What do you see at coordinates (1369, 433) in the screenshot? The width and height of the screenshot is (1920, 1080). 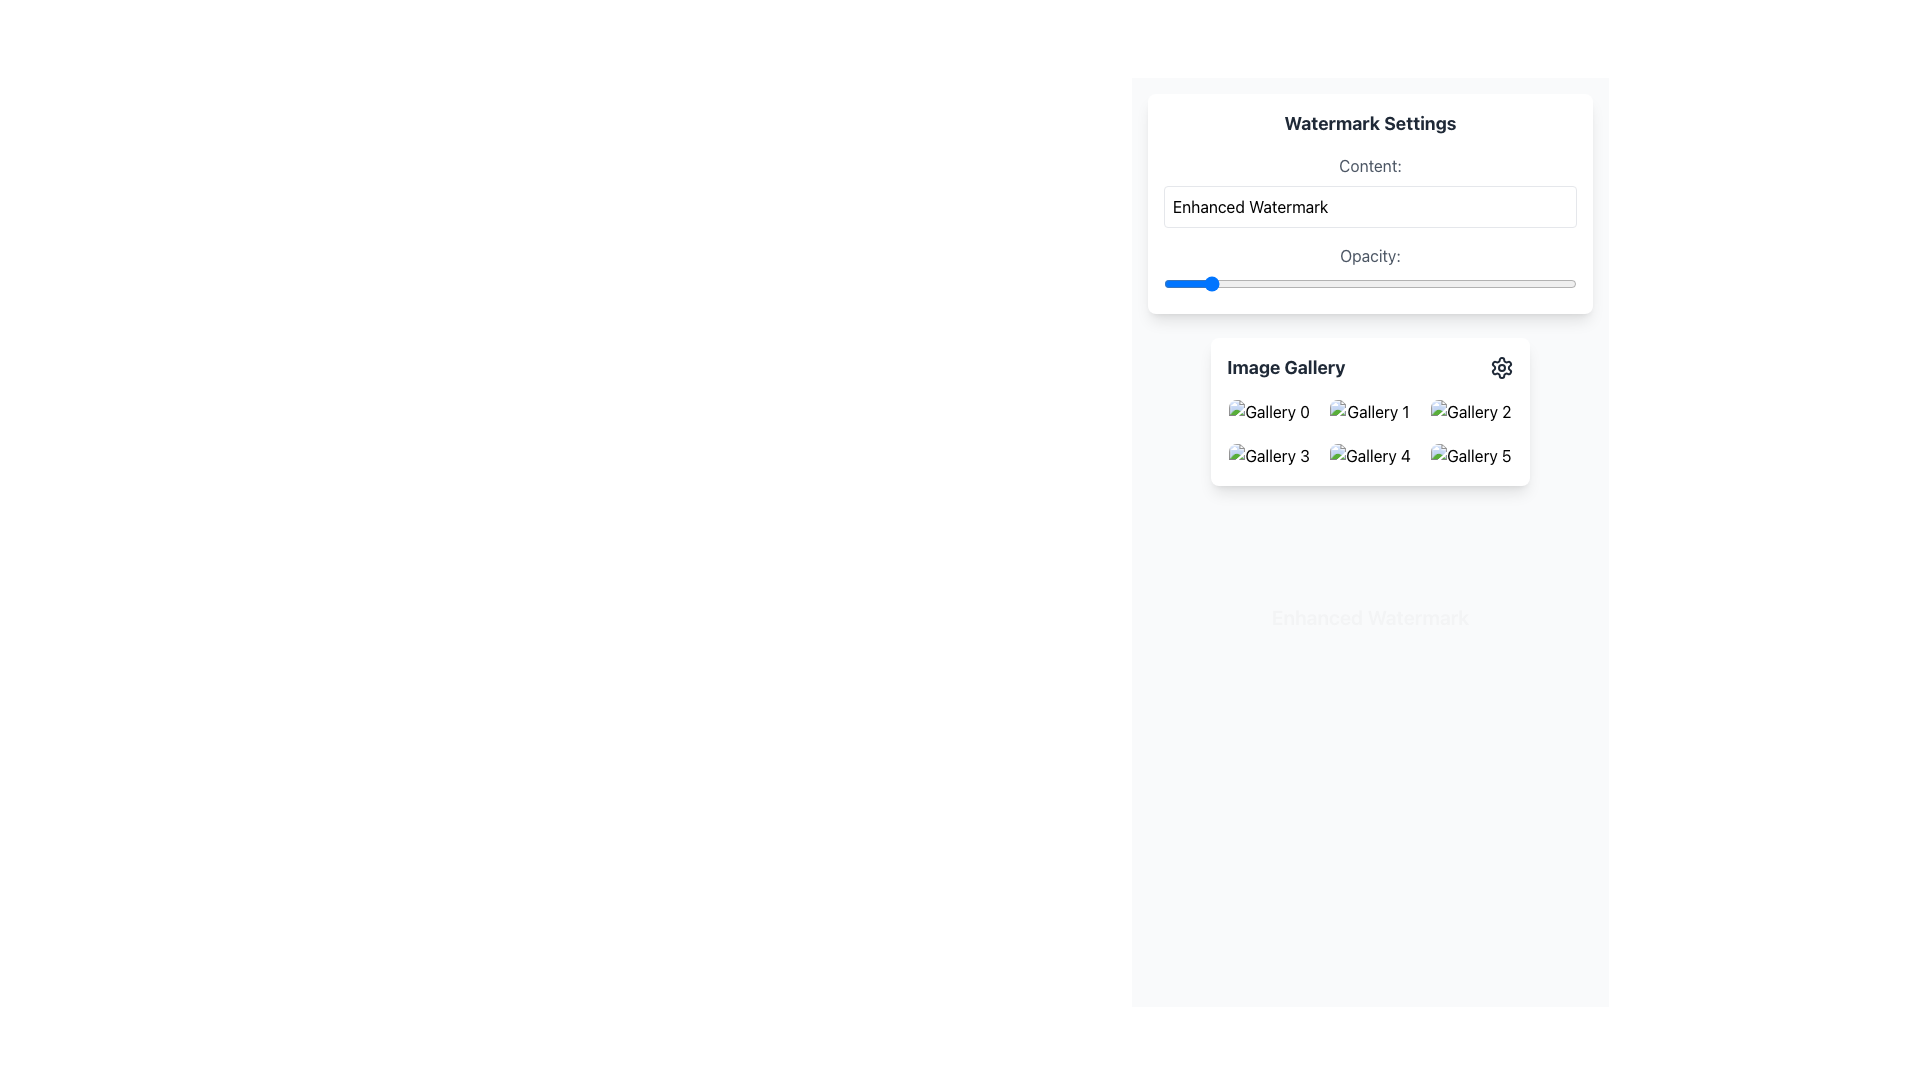 I see `a thumbnail in the Image Gallery grid layout` at bounding box center [1369, 433].